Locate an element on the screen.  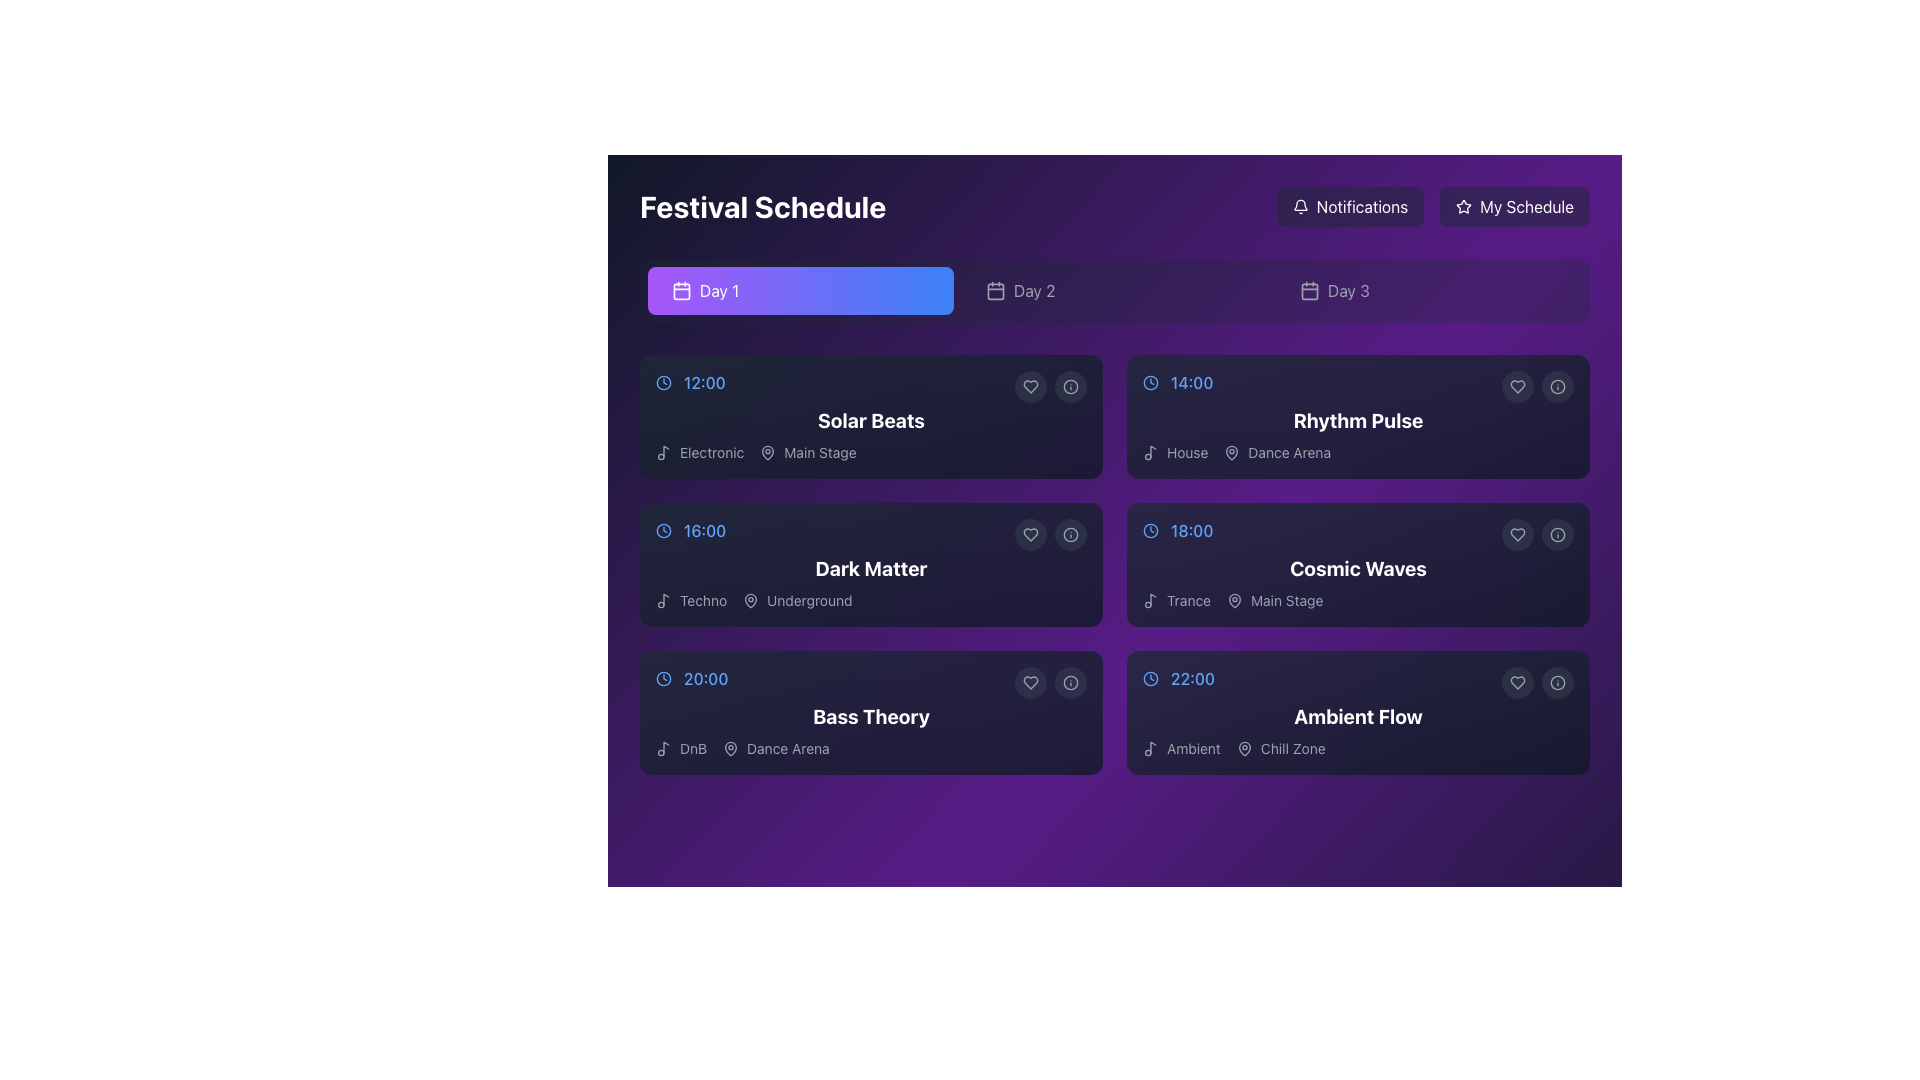
the 'Day 3' text label within the purple gradient button in the top-right corner of the navigation bar is located at coordinates (1348, 290).